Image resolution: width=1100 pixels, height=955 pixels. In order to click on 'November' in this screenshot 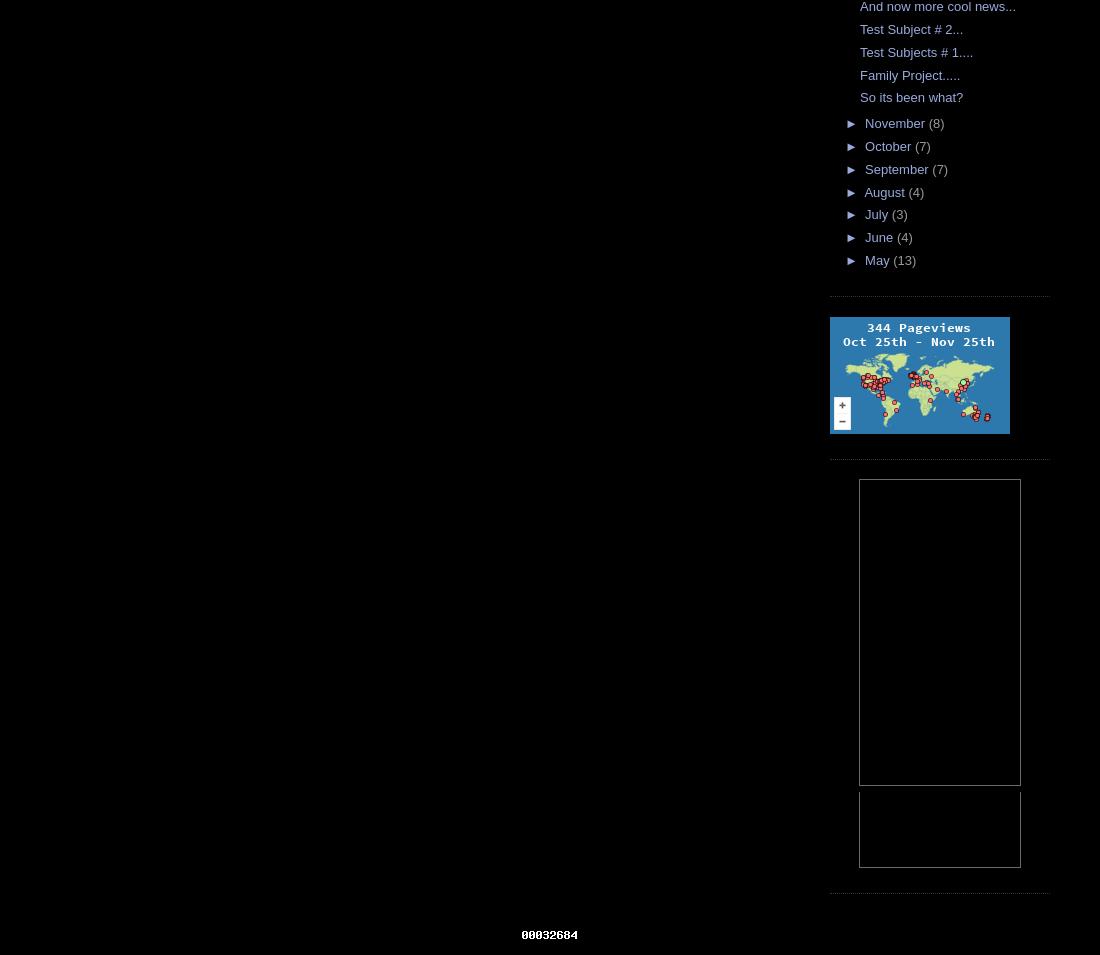, I will do `click(896, 122)`.